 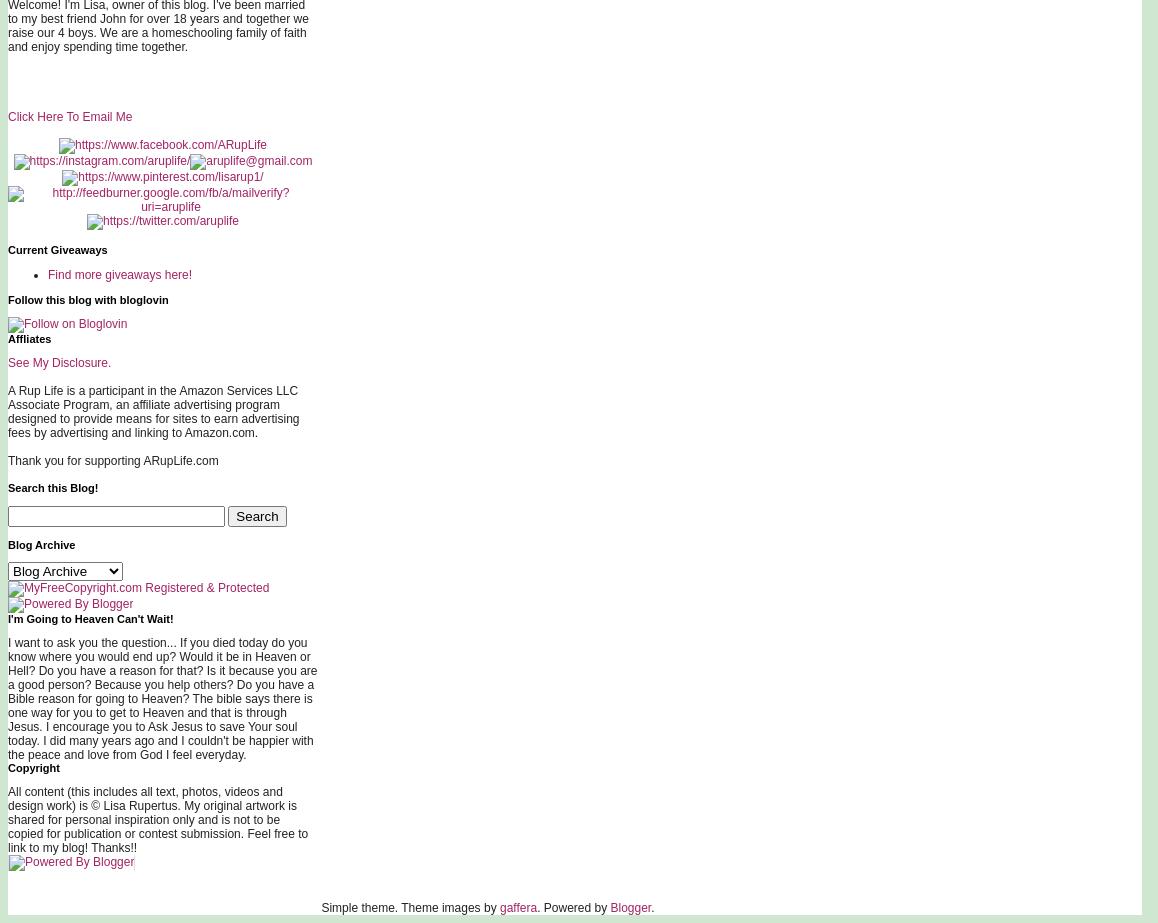 What do you see at coordinates (152, 412) in the screenshot?
I see `'A Rup Life is a participant in the Amazon Services LLC Associate  Program, an affiliate advertising program designed to provide means for  sites to earn advertising fees by advertising and linking to Amazon.com.'` at bounding box center [152, 412].